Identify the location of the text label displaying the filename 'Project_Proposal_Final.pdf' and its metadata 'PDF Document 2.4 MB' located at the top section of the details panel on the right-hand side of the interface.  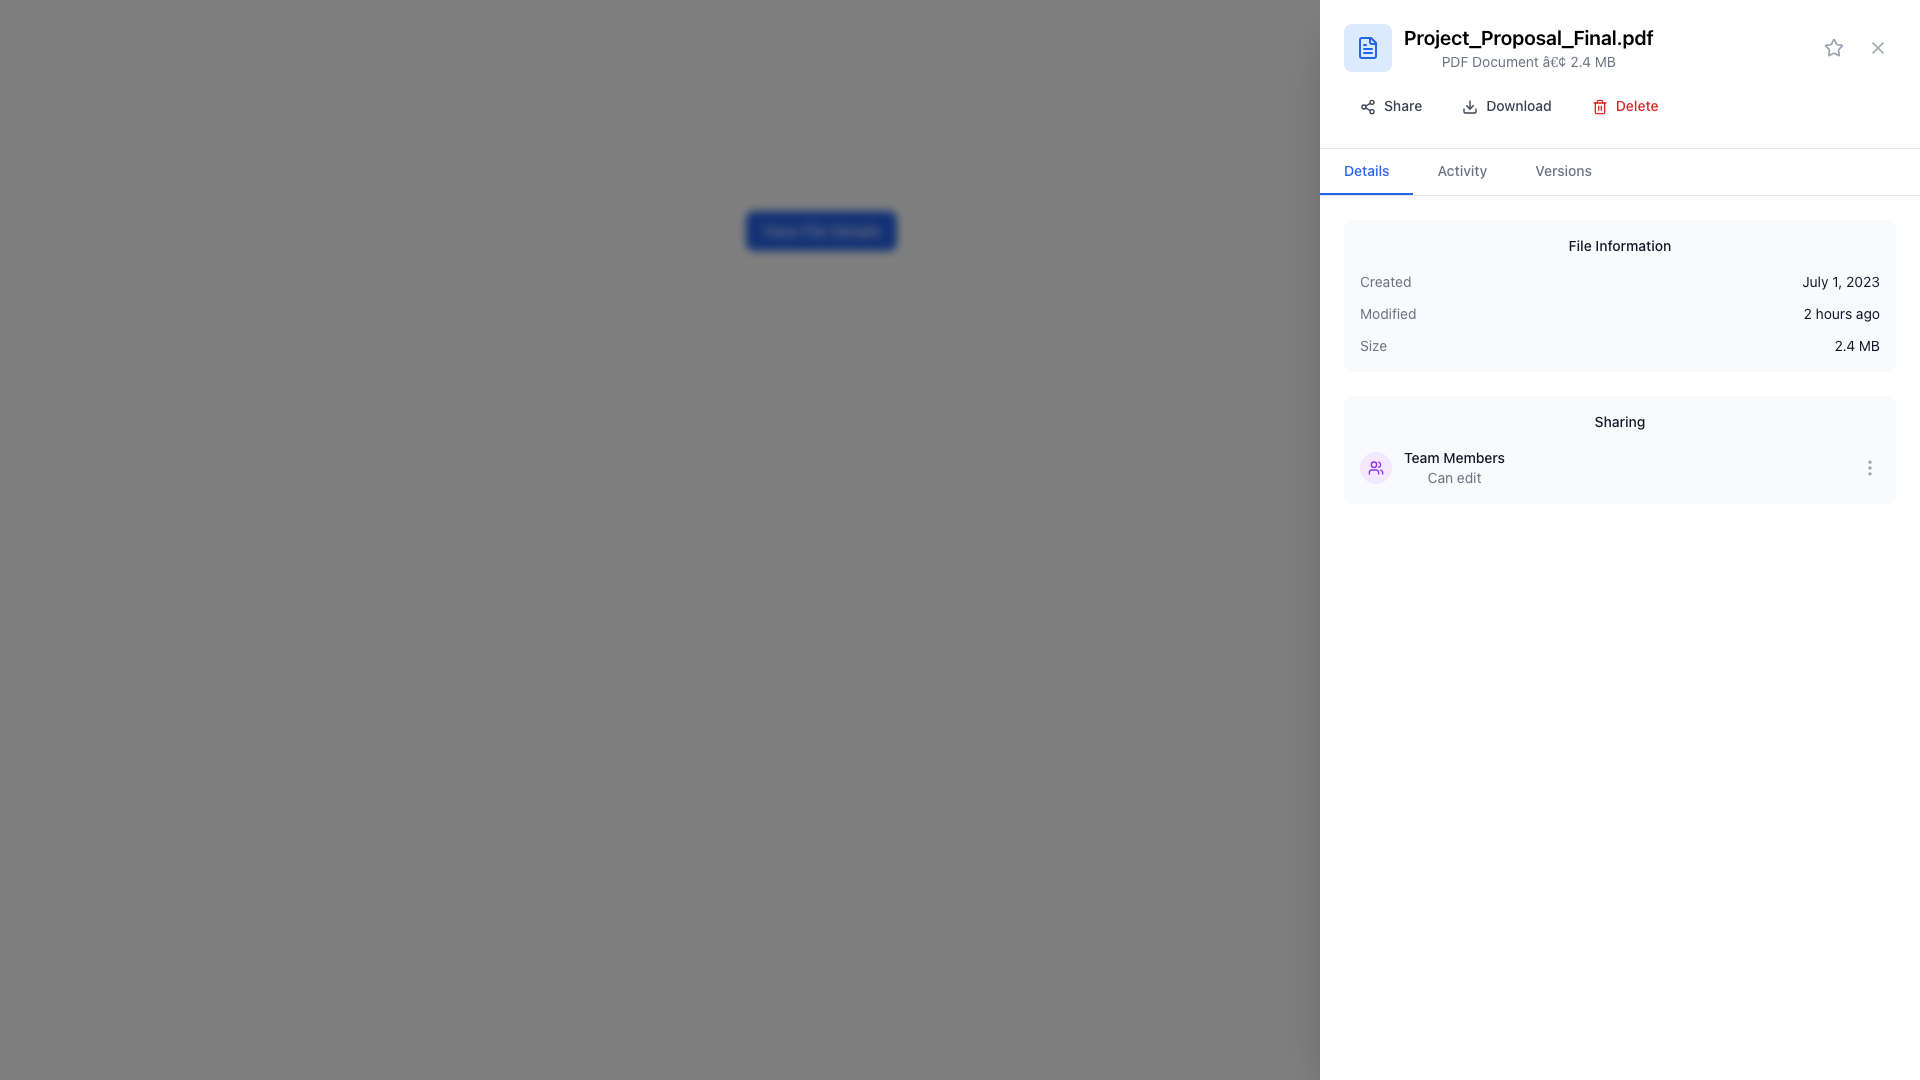
(1527, 46).